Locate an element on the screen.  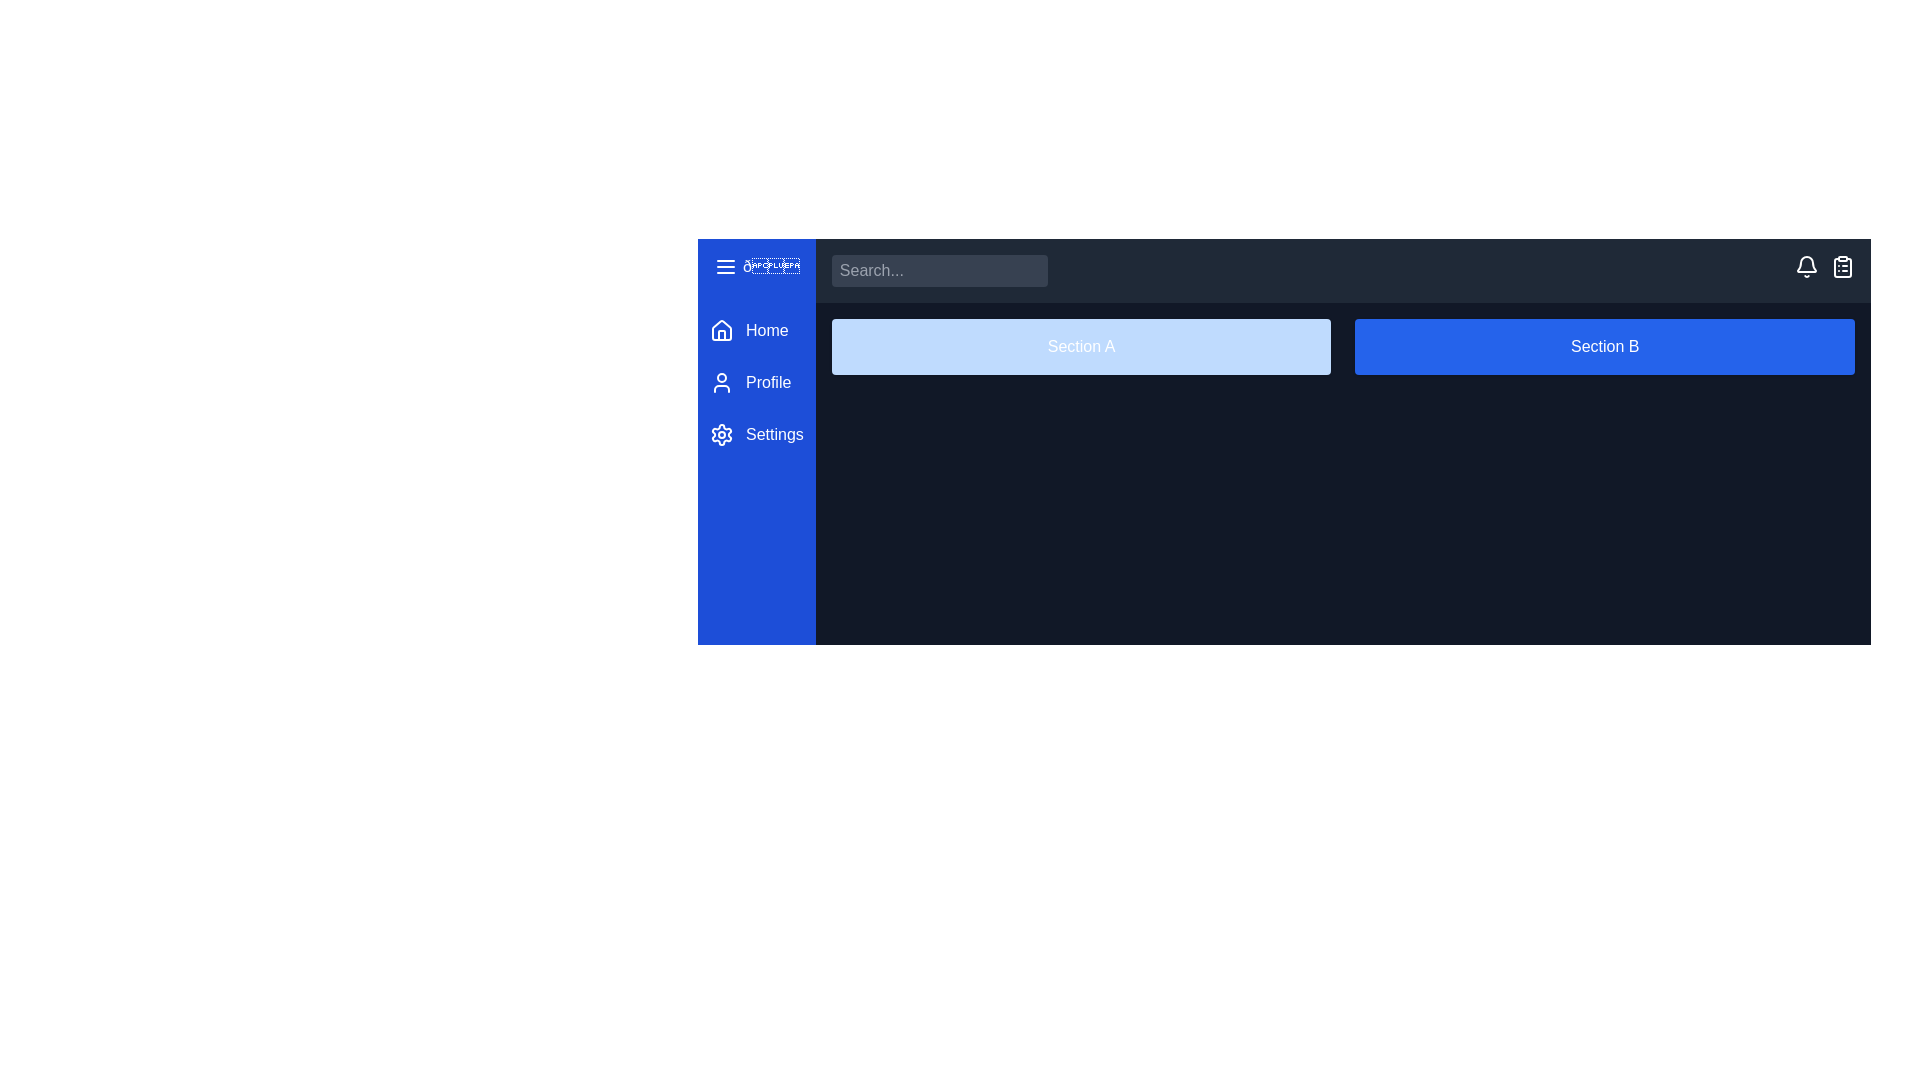
the 'Profile' icon located on the sidebar, positioned to the left of the text 'Profile', which serves as a visual indicator for profile or account settings is located at coordinates (720, 382).